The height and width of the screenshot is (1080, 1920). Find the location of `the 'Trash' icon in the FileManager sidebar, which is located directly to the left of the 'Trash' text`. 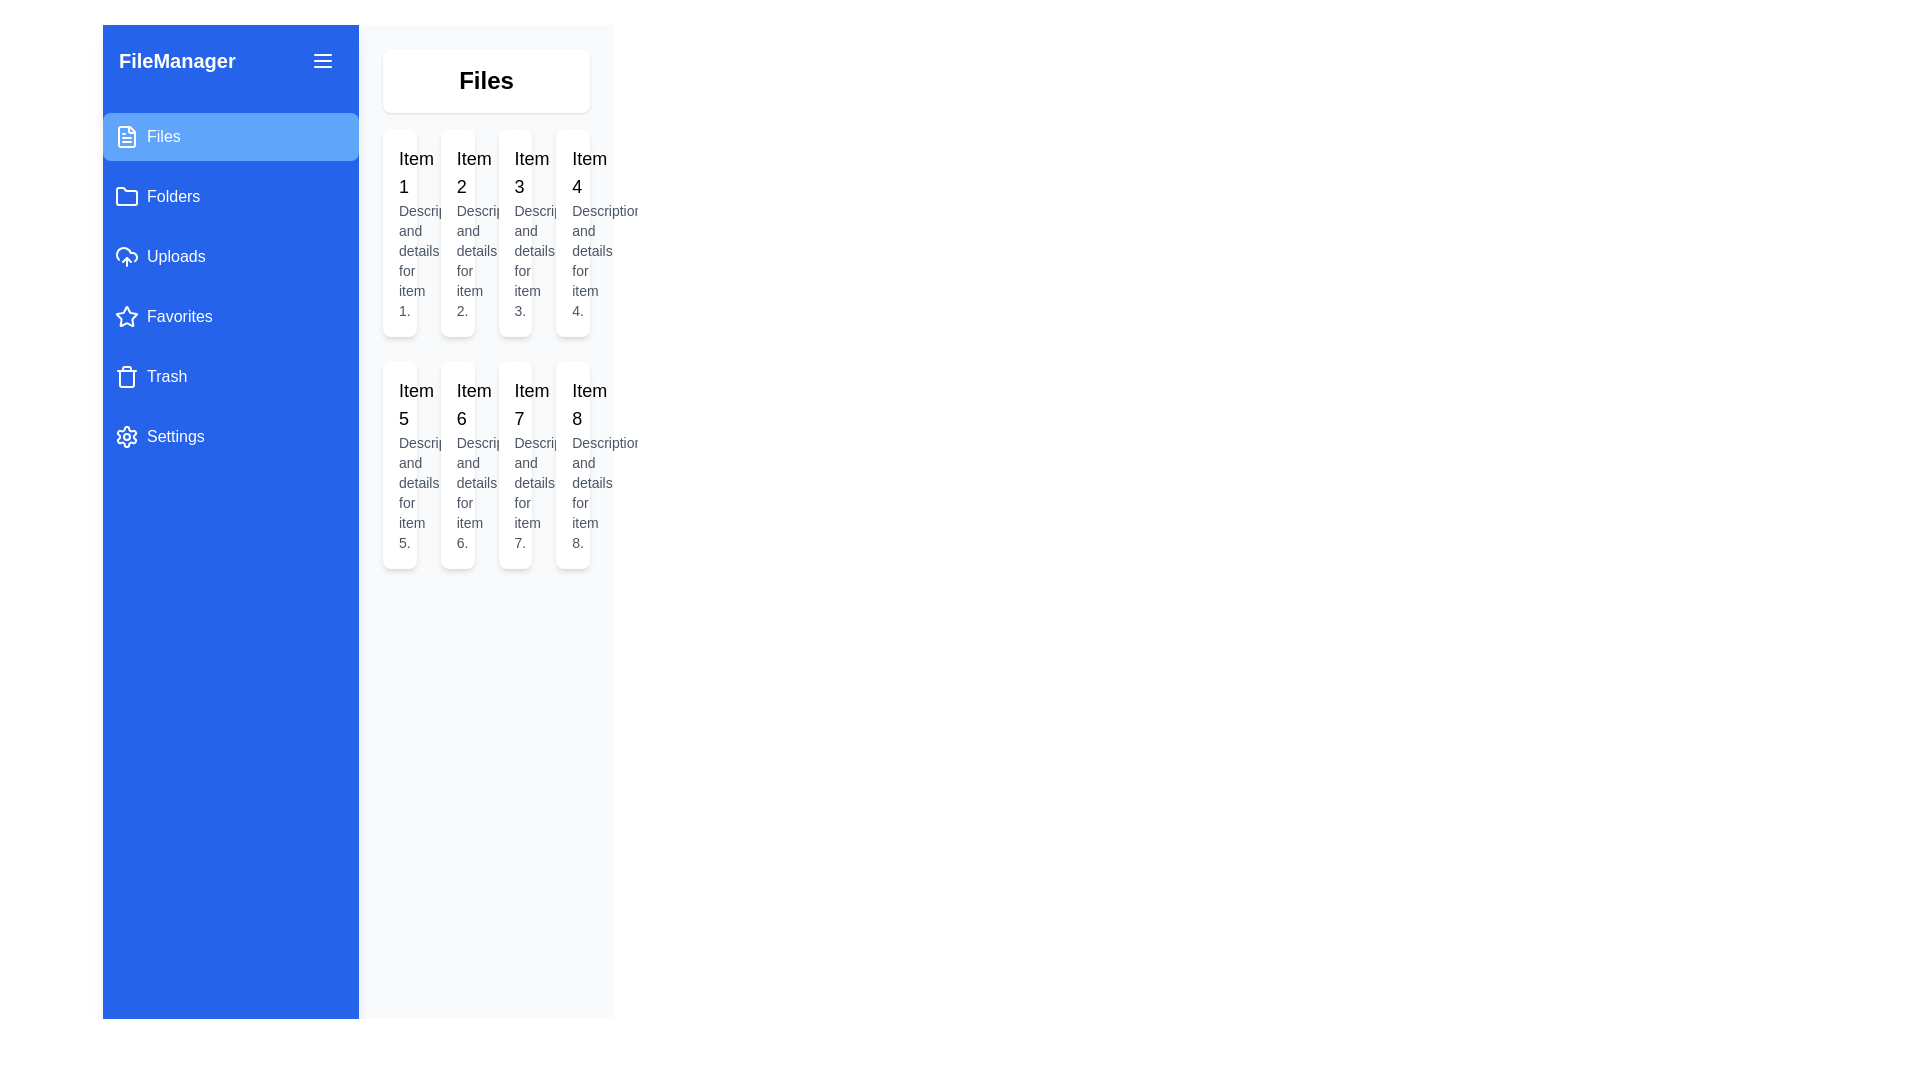

the 'Trash' icon in the FileManager sidebar, which is located directly to the left of the 'Trash' text is located at coordinates (125, 377).